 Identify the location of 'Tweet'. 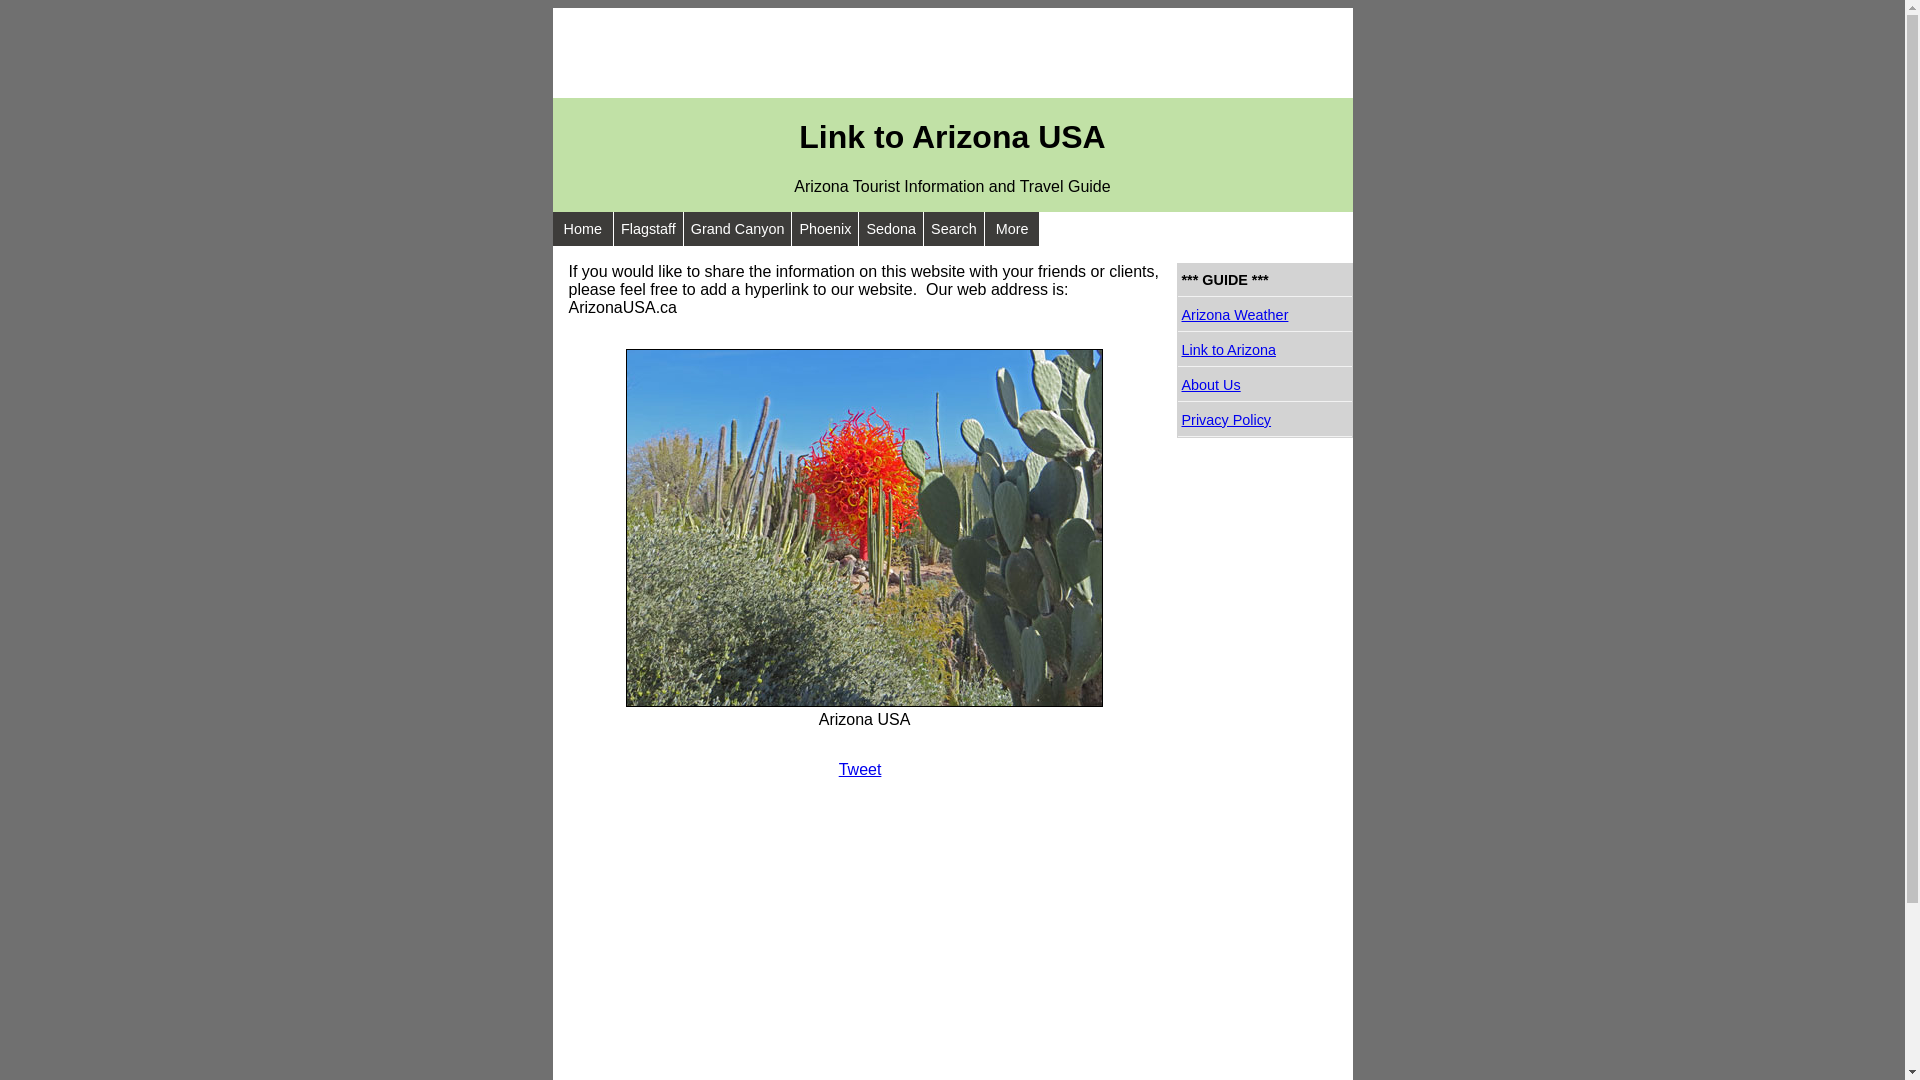
(839, 768).